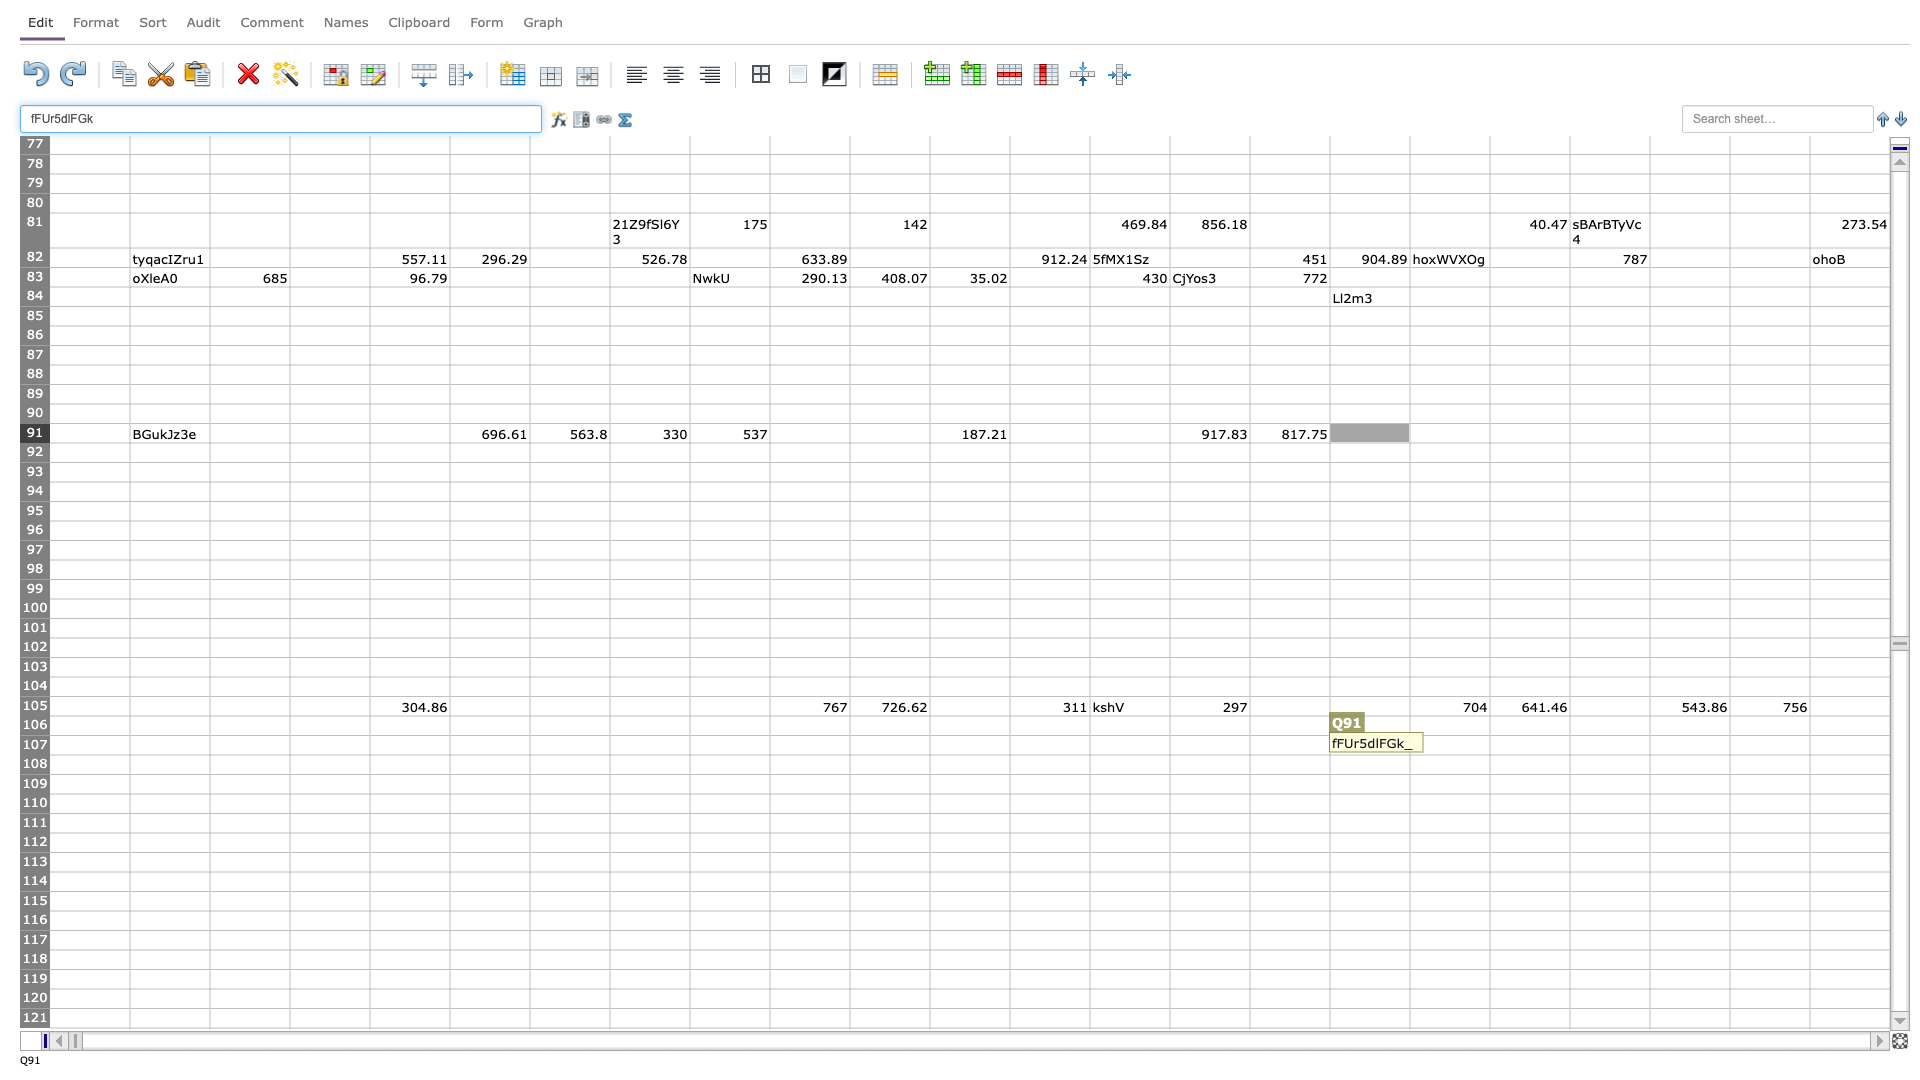 This screenshot has height=1080, width=1920. Describe the element at coordinates (1650, 745) in the screenshot. I see `Right margin of T107` at that location.